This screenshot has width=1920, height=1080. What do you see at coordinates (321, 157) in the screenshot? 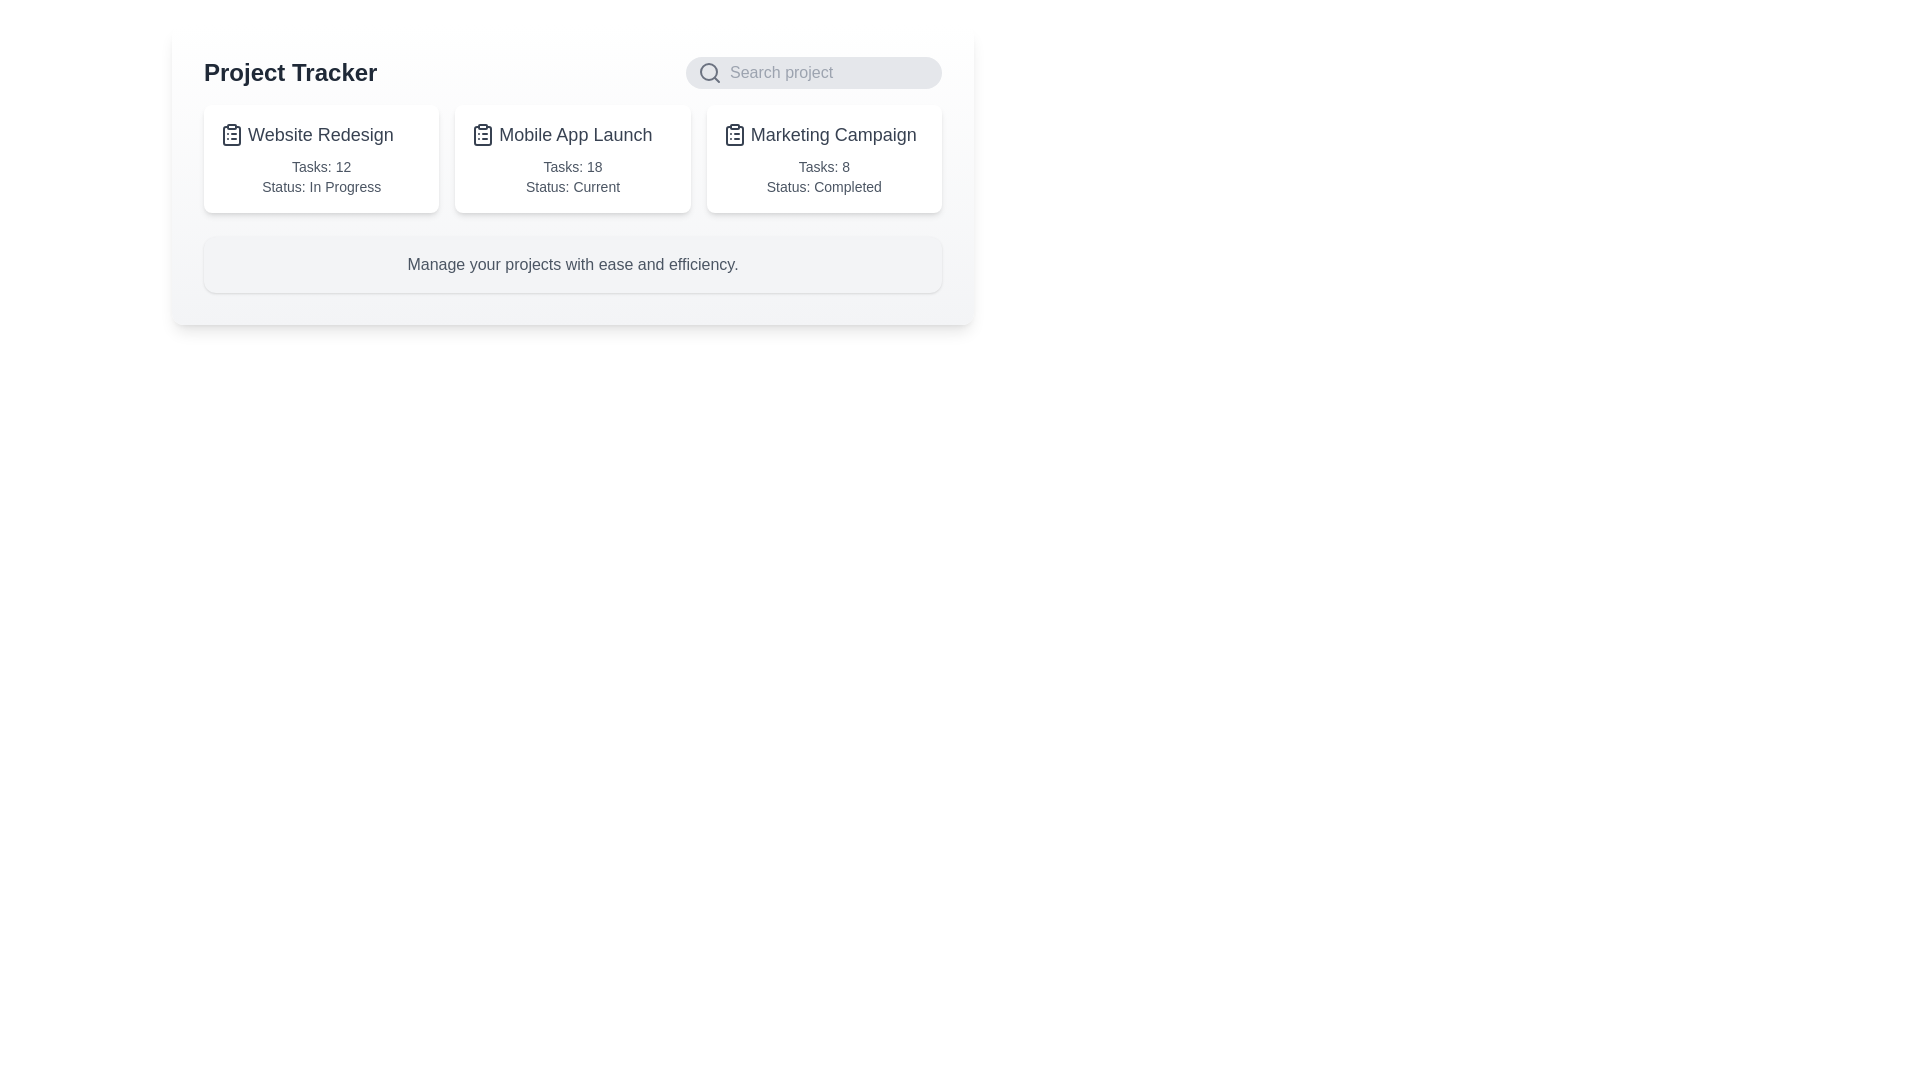
I see `the rectangular card titled 'Website Redesign' with a white background and rounded corners located at the top-left corner of the grid layout` at bounding box center [321, 157].